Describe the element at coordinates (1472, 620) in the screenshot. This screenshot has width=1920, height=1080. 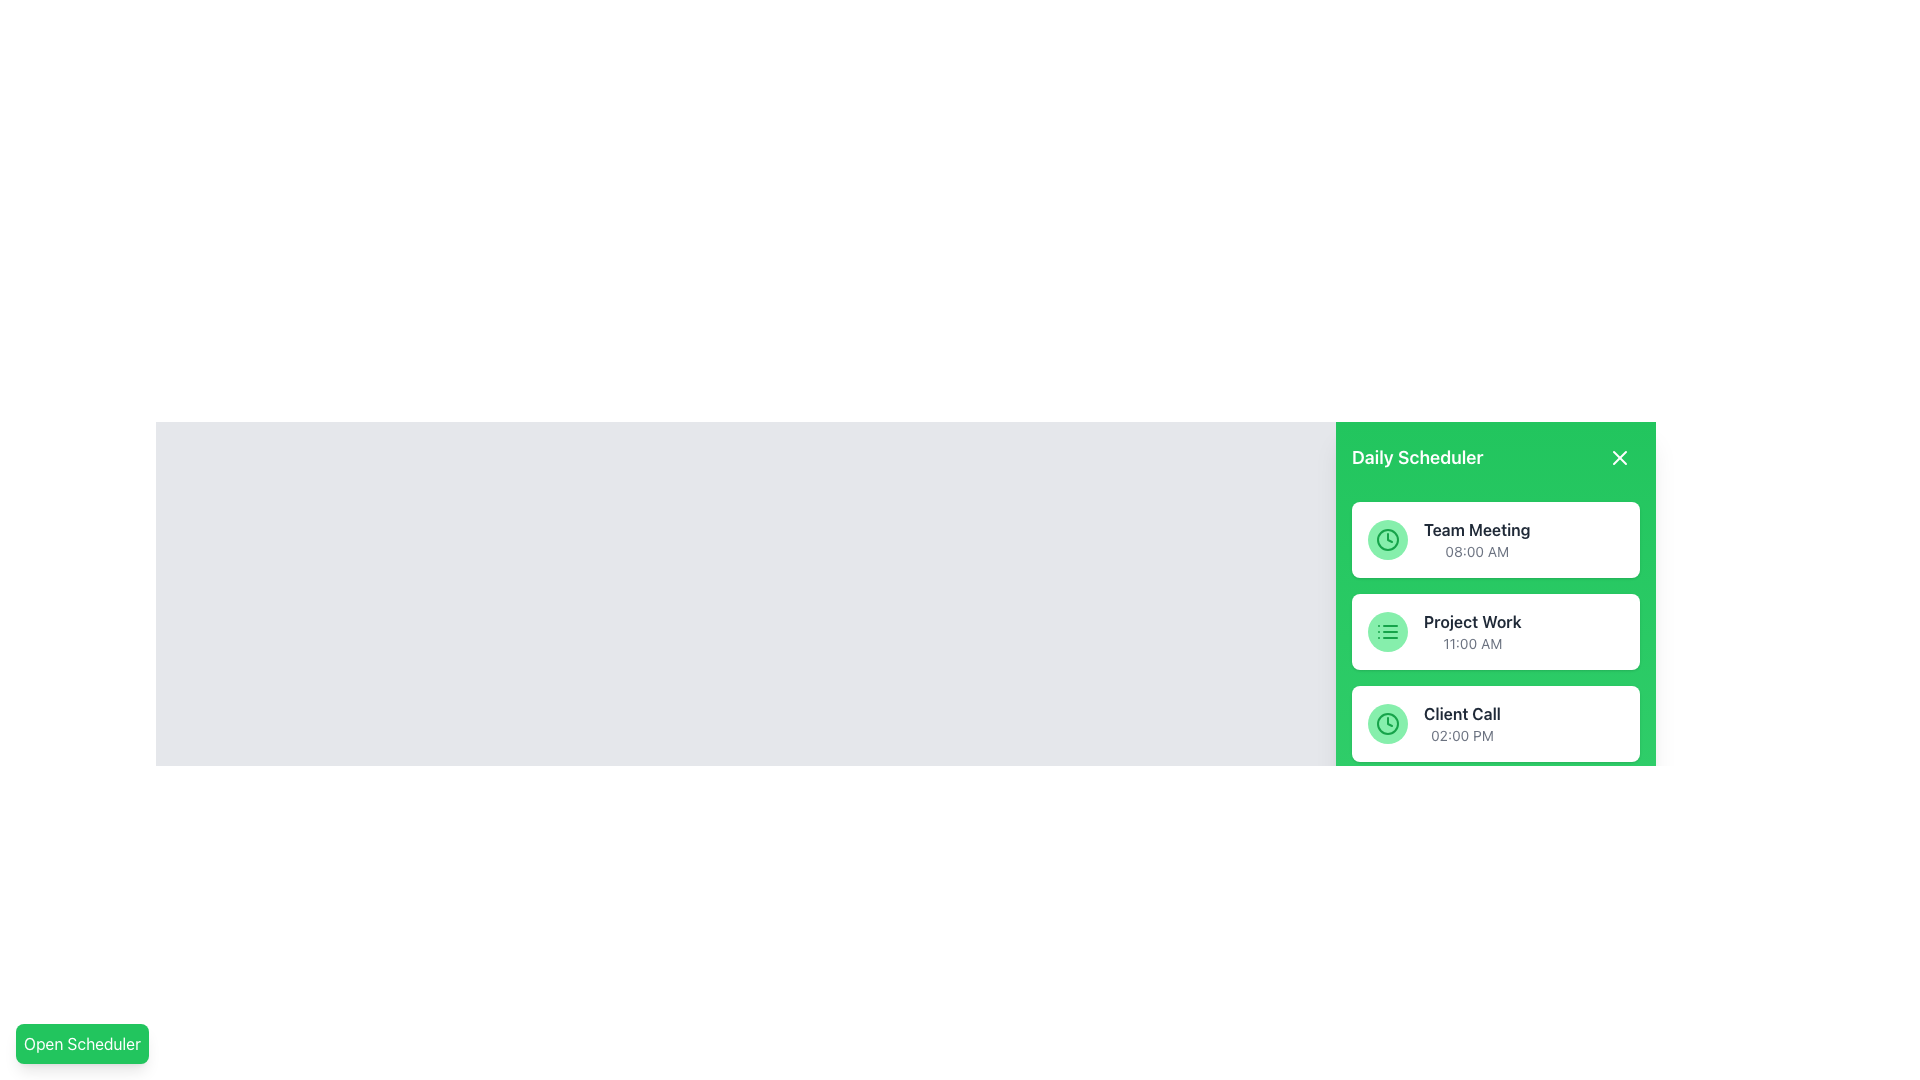
I see `the bold text label 'Project Work' located in the middle section of the green-titled panel labeled 'Daily Scheduler'` at that location.